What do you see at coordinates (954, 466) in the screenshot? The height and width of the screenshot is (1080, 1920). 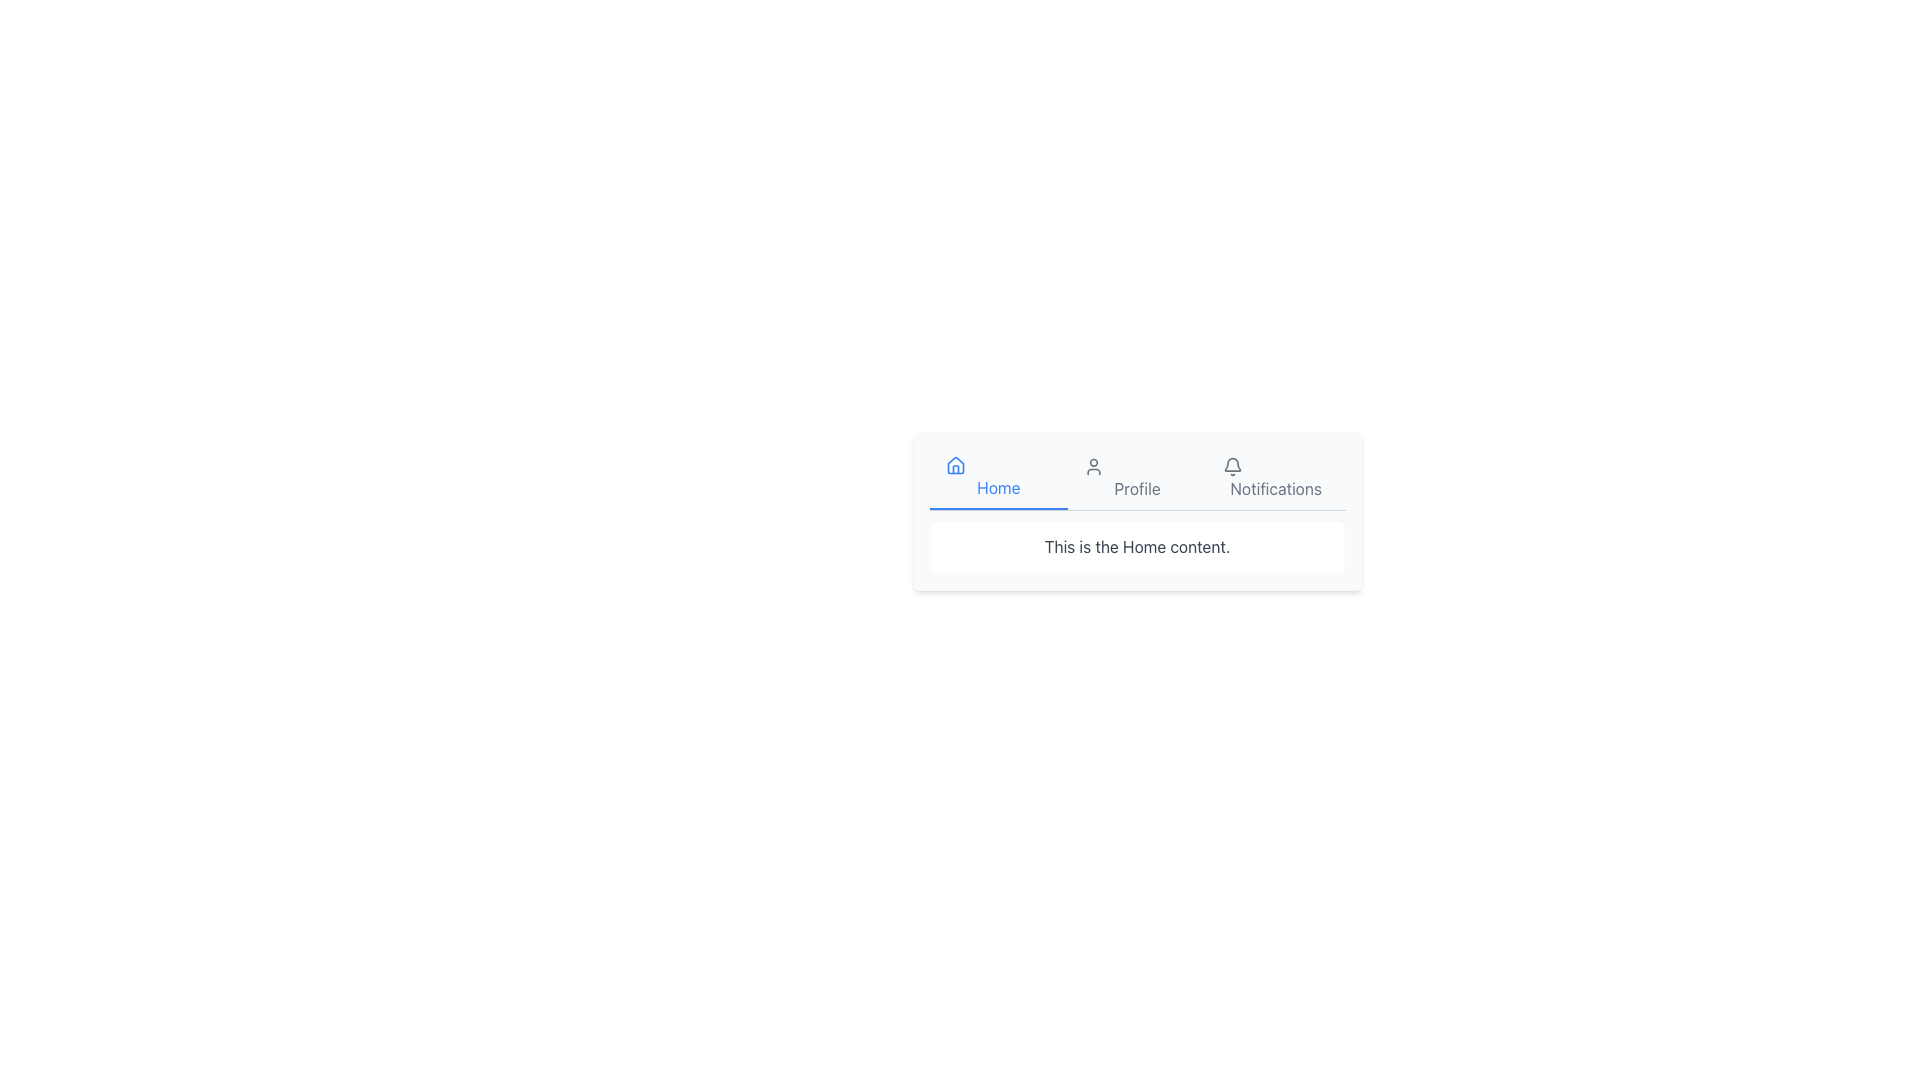 I see `the 'Home' icon in the navigation bar` at bounding box center [954, 466].